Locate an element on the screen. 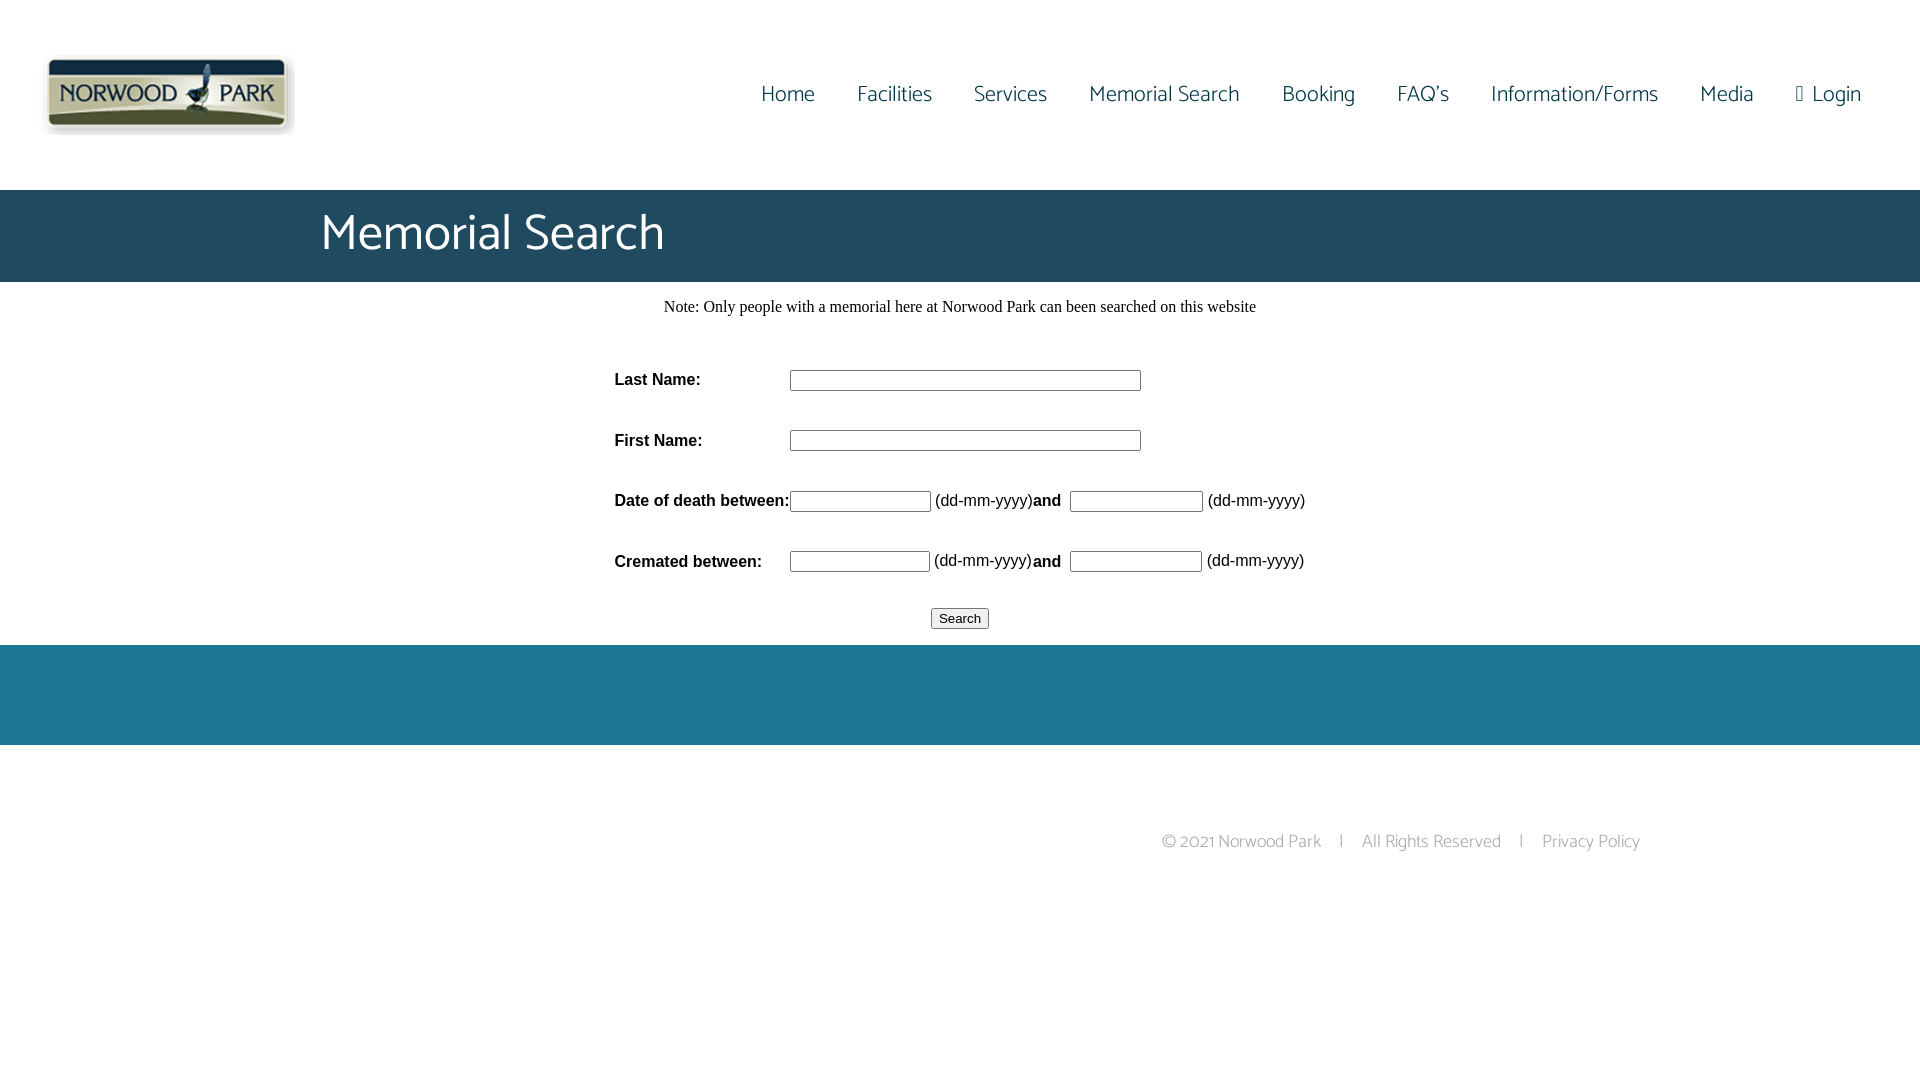 The height and width of the screenshot is (1080, 1920). 'Login' is located at coordinates (1782, 95).